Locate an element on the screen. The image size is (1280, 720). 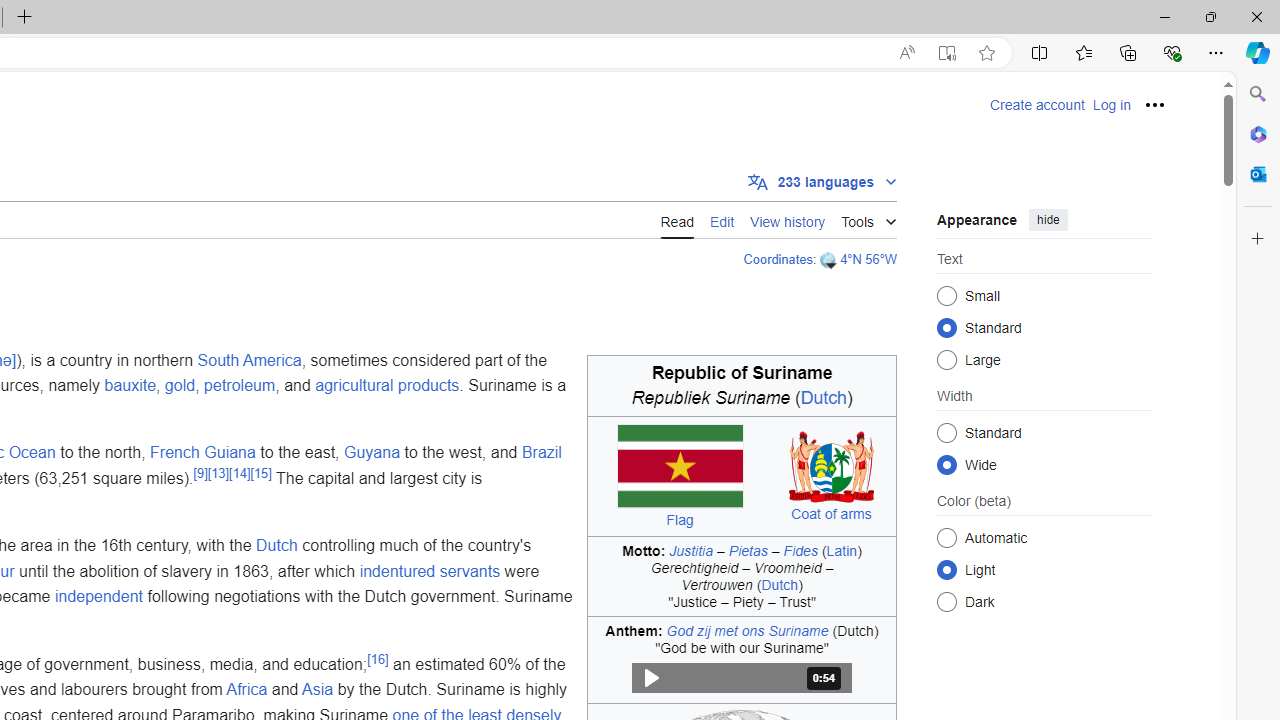
'Africa' is located at coordinates (246, 689).